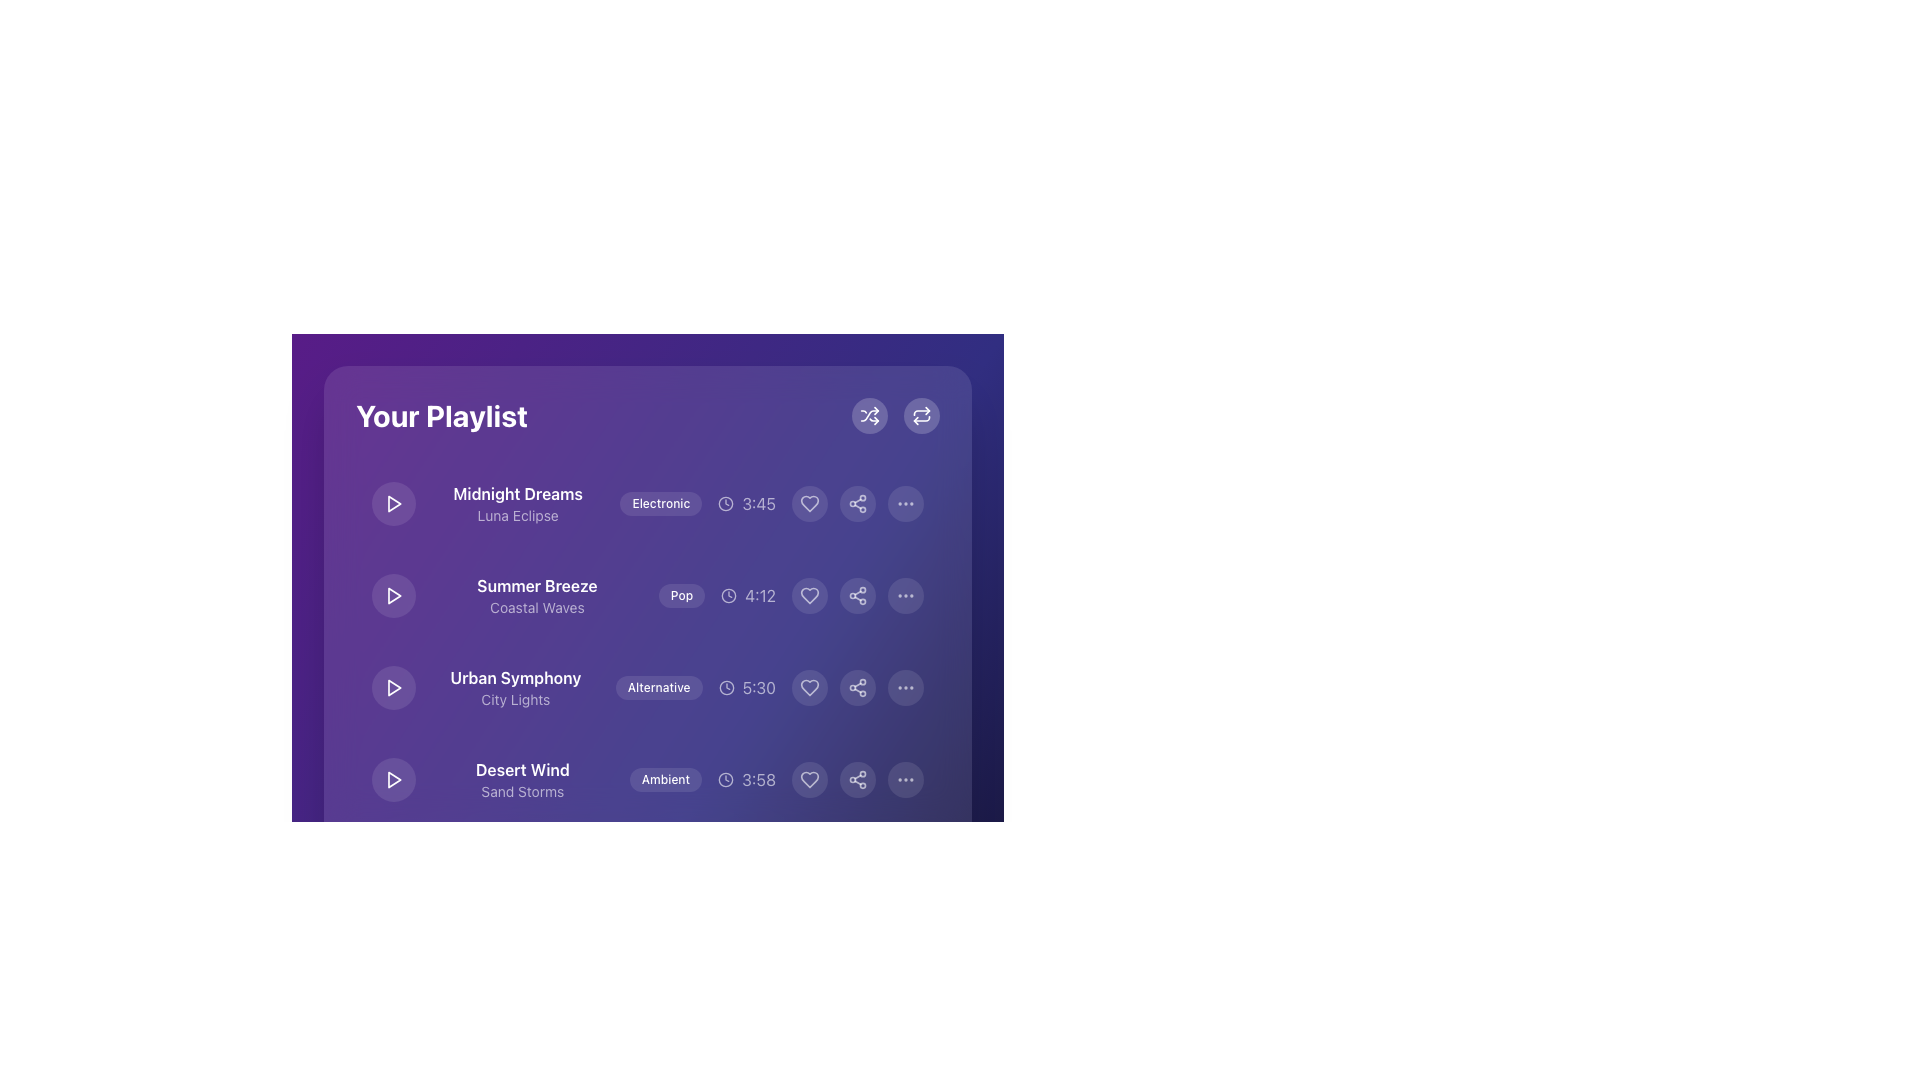 The height and width of the screenshot is (1080, 1920). I want to click on the heart icon button located to the right of the 'Desert Wind' playlist entry, so click(810, 778).